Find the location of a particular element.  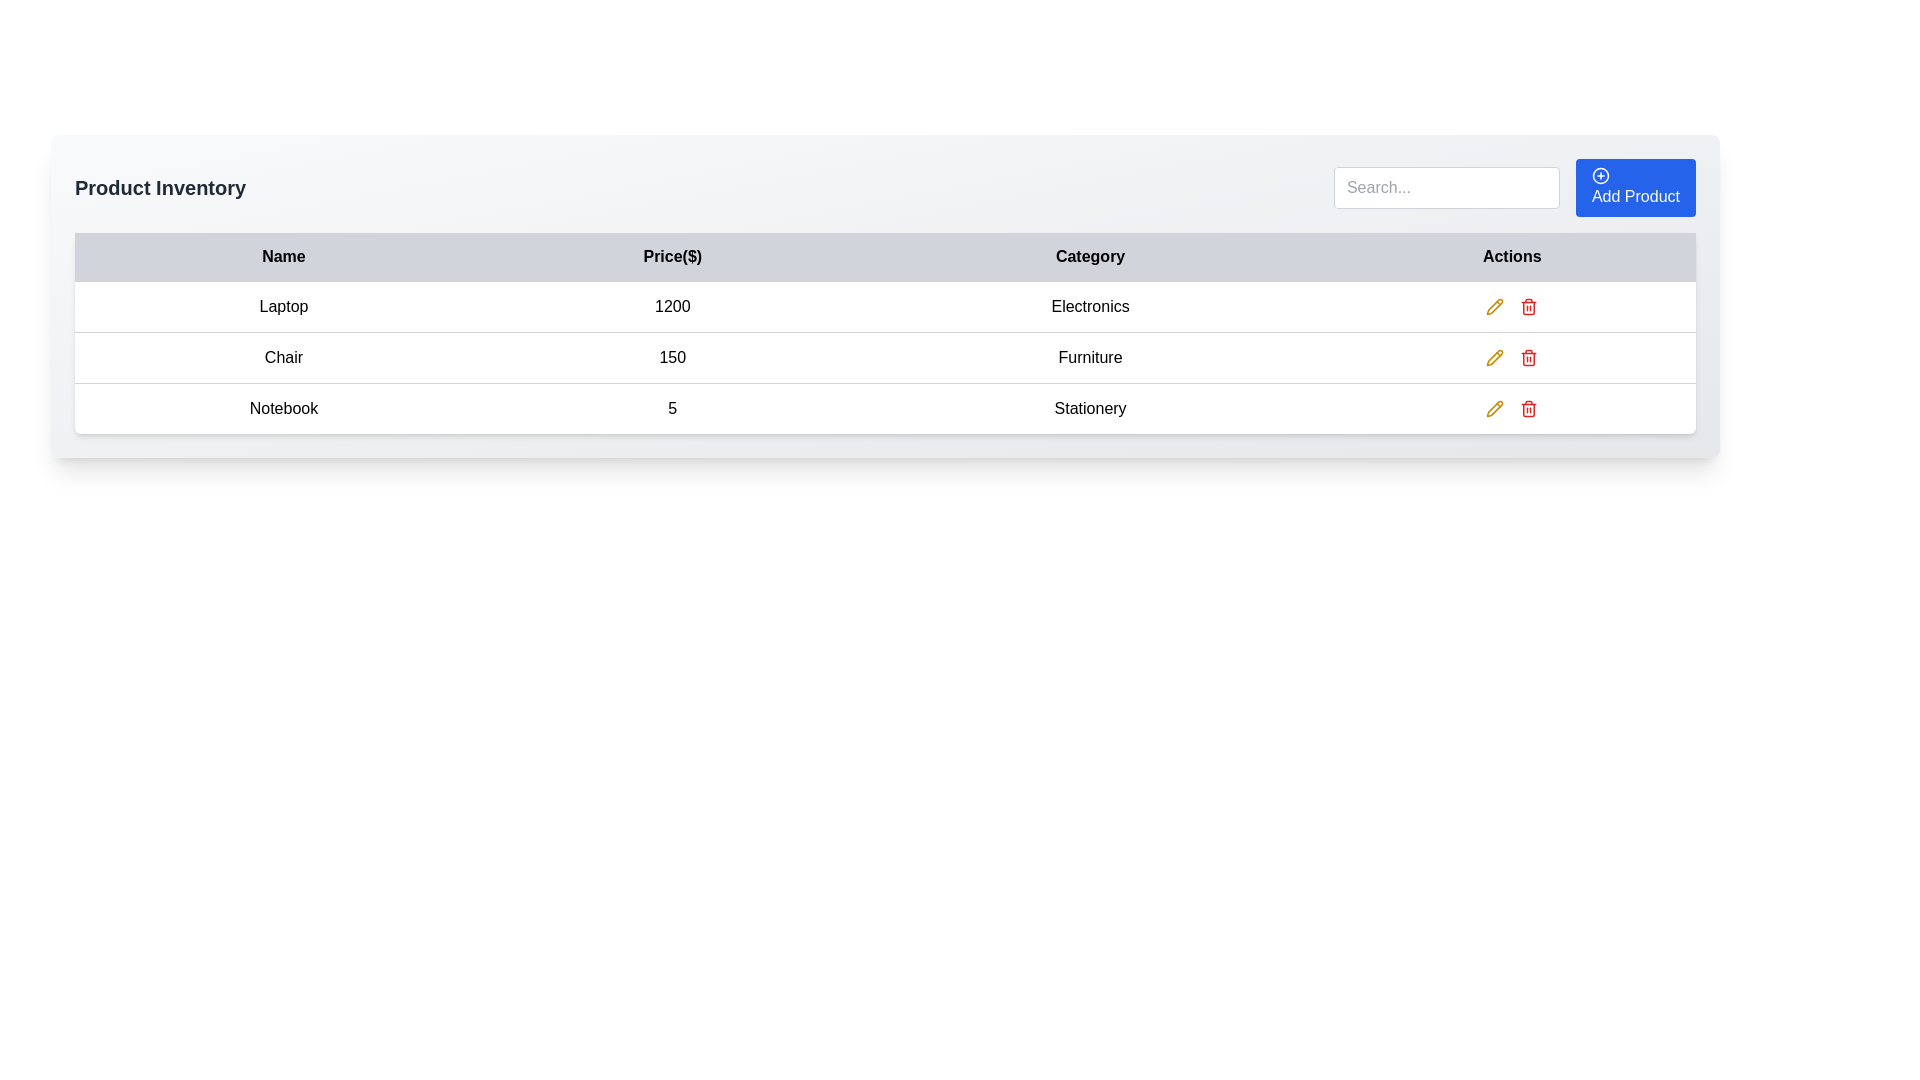

the edit button in the 'Actions' column of the first row for the 'Laptop' product is located at coordinates (1495, 307).